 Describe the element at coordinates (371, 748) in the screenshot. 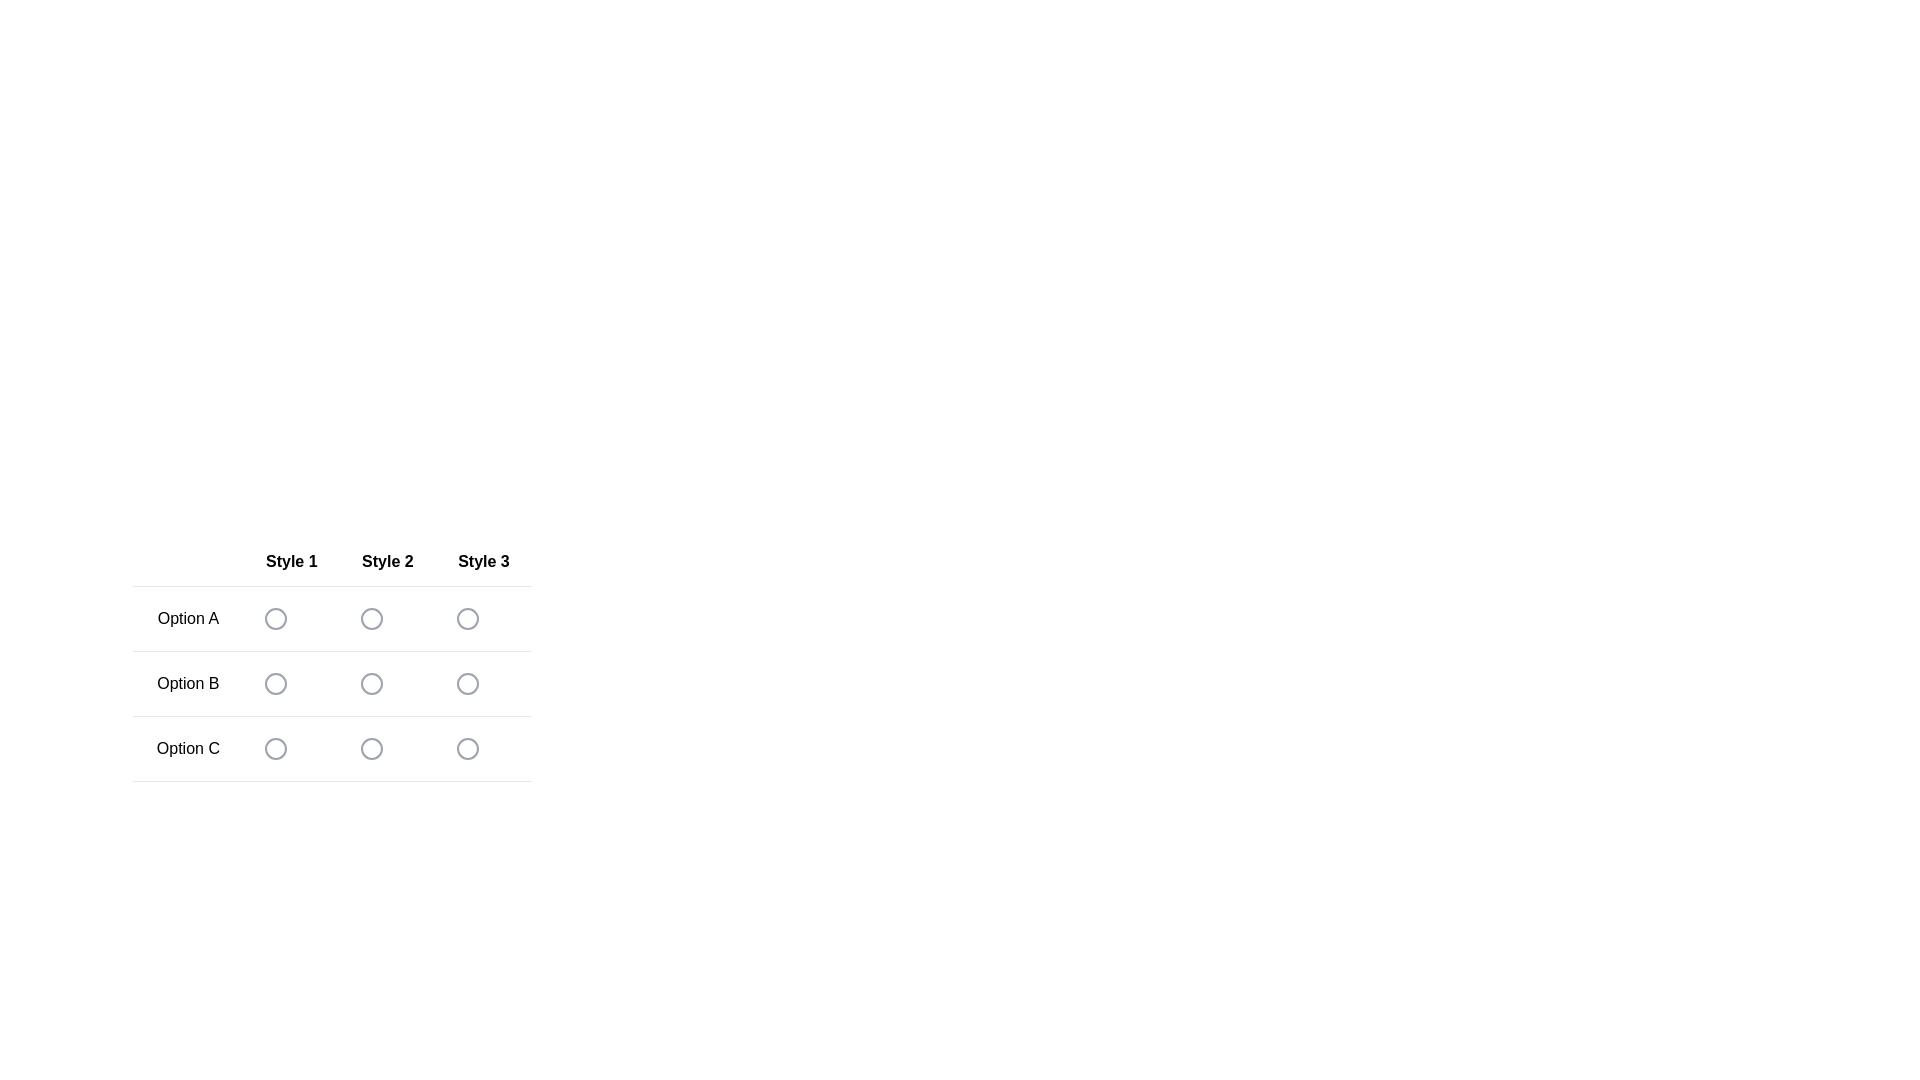

I see `the interactive radio button under 'Style 2' aligned with 'Option C'` at that location.